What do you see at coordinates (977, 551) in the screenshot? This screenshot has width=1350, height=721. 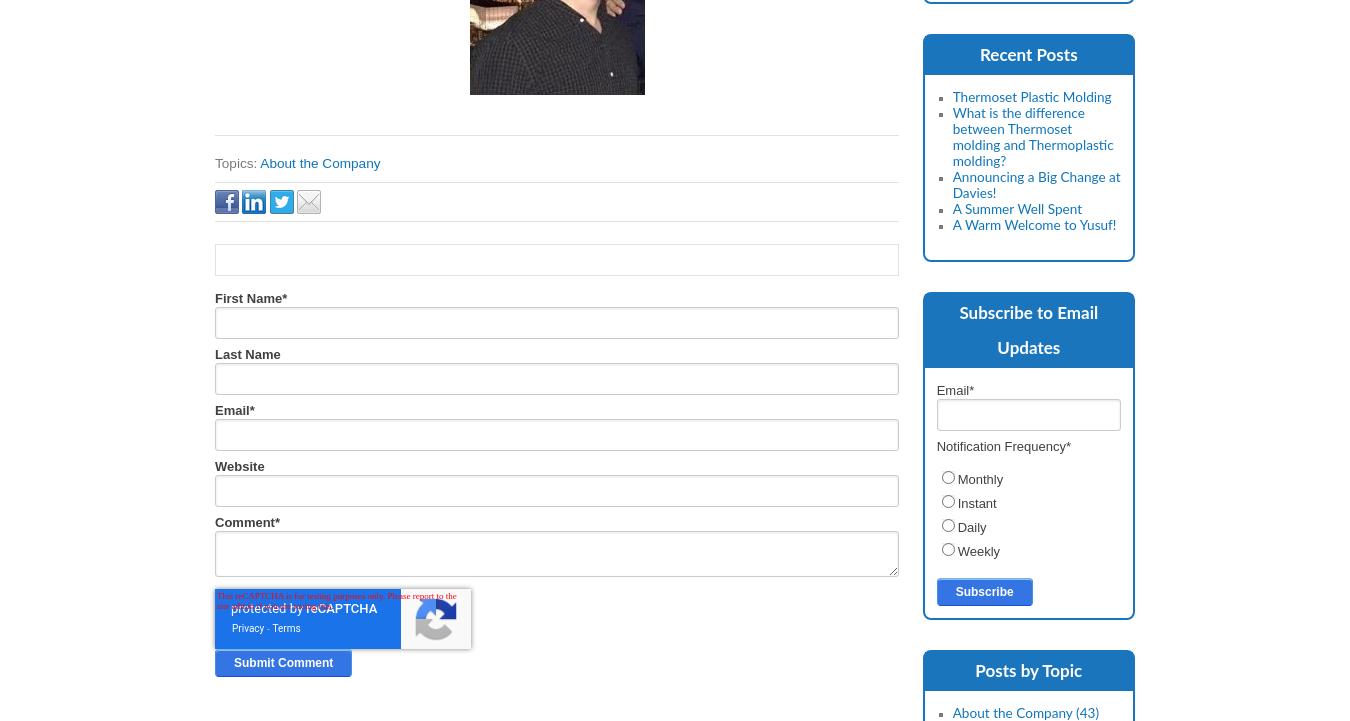 I see `'Weekly'` at bounding box center [977, 551].